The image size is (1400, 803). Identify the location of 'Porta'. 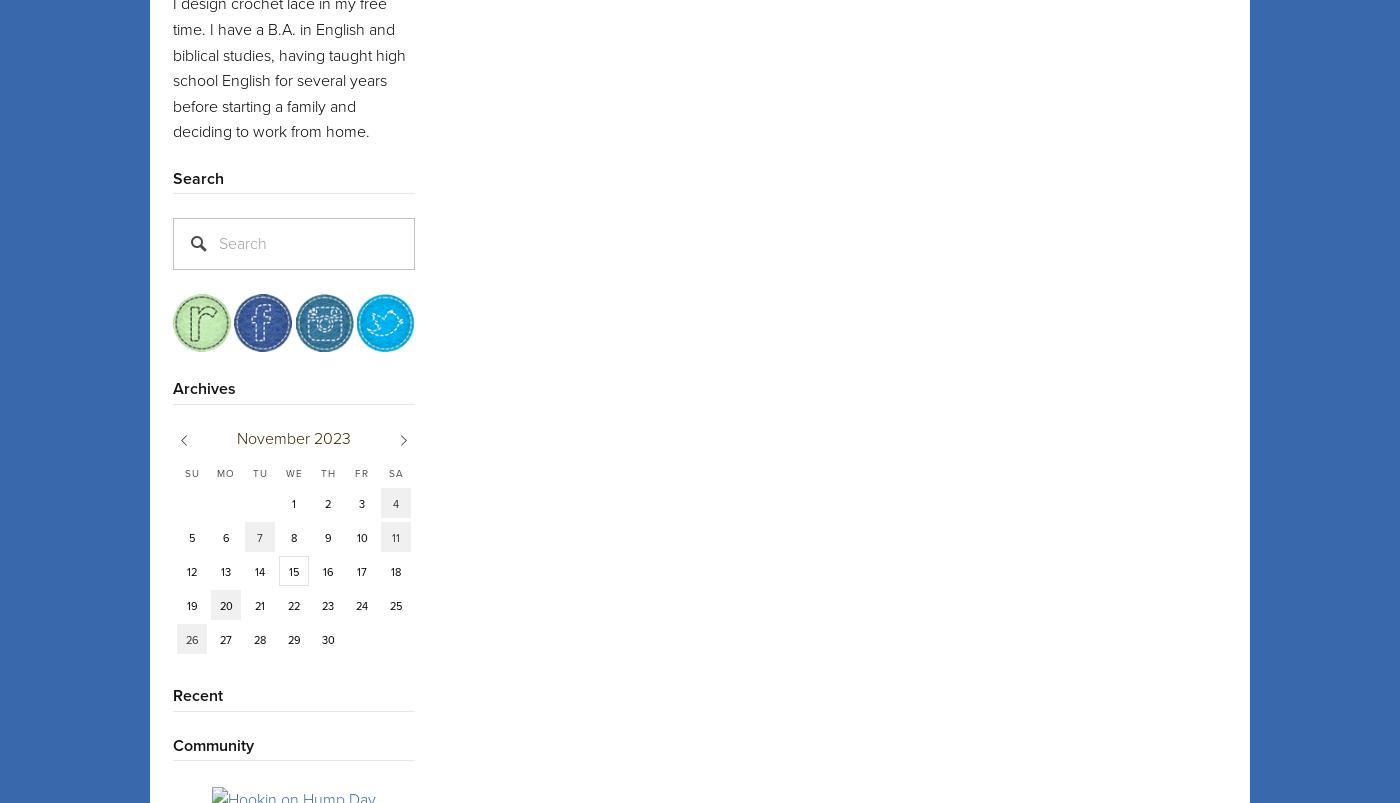
(238, 499).